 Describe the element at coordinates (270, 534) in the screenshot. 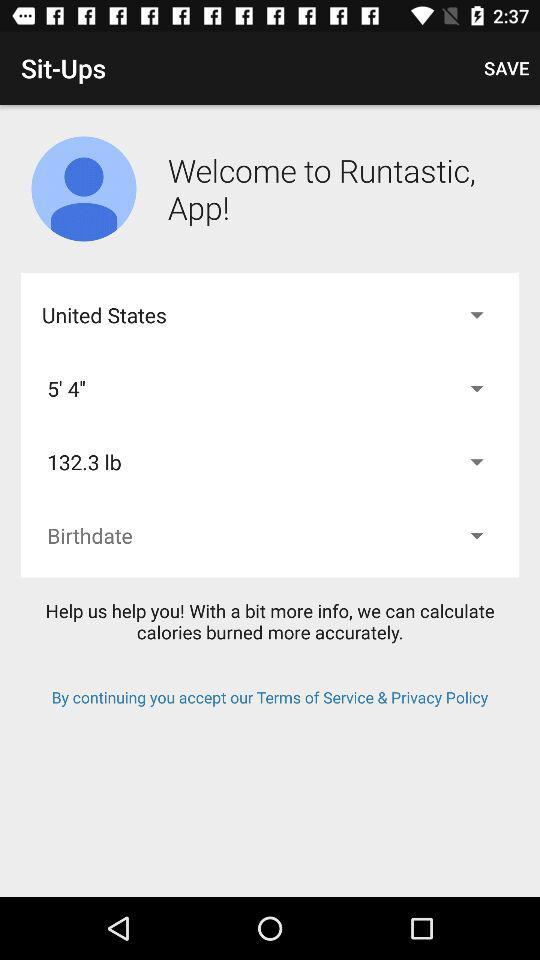

I see `your birthdate` at that location.